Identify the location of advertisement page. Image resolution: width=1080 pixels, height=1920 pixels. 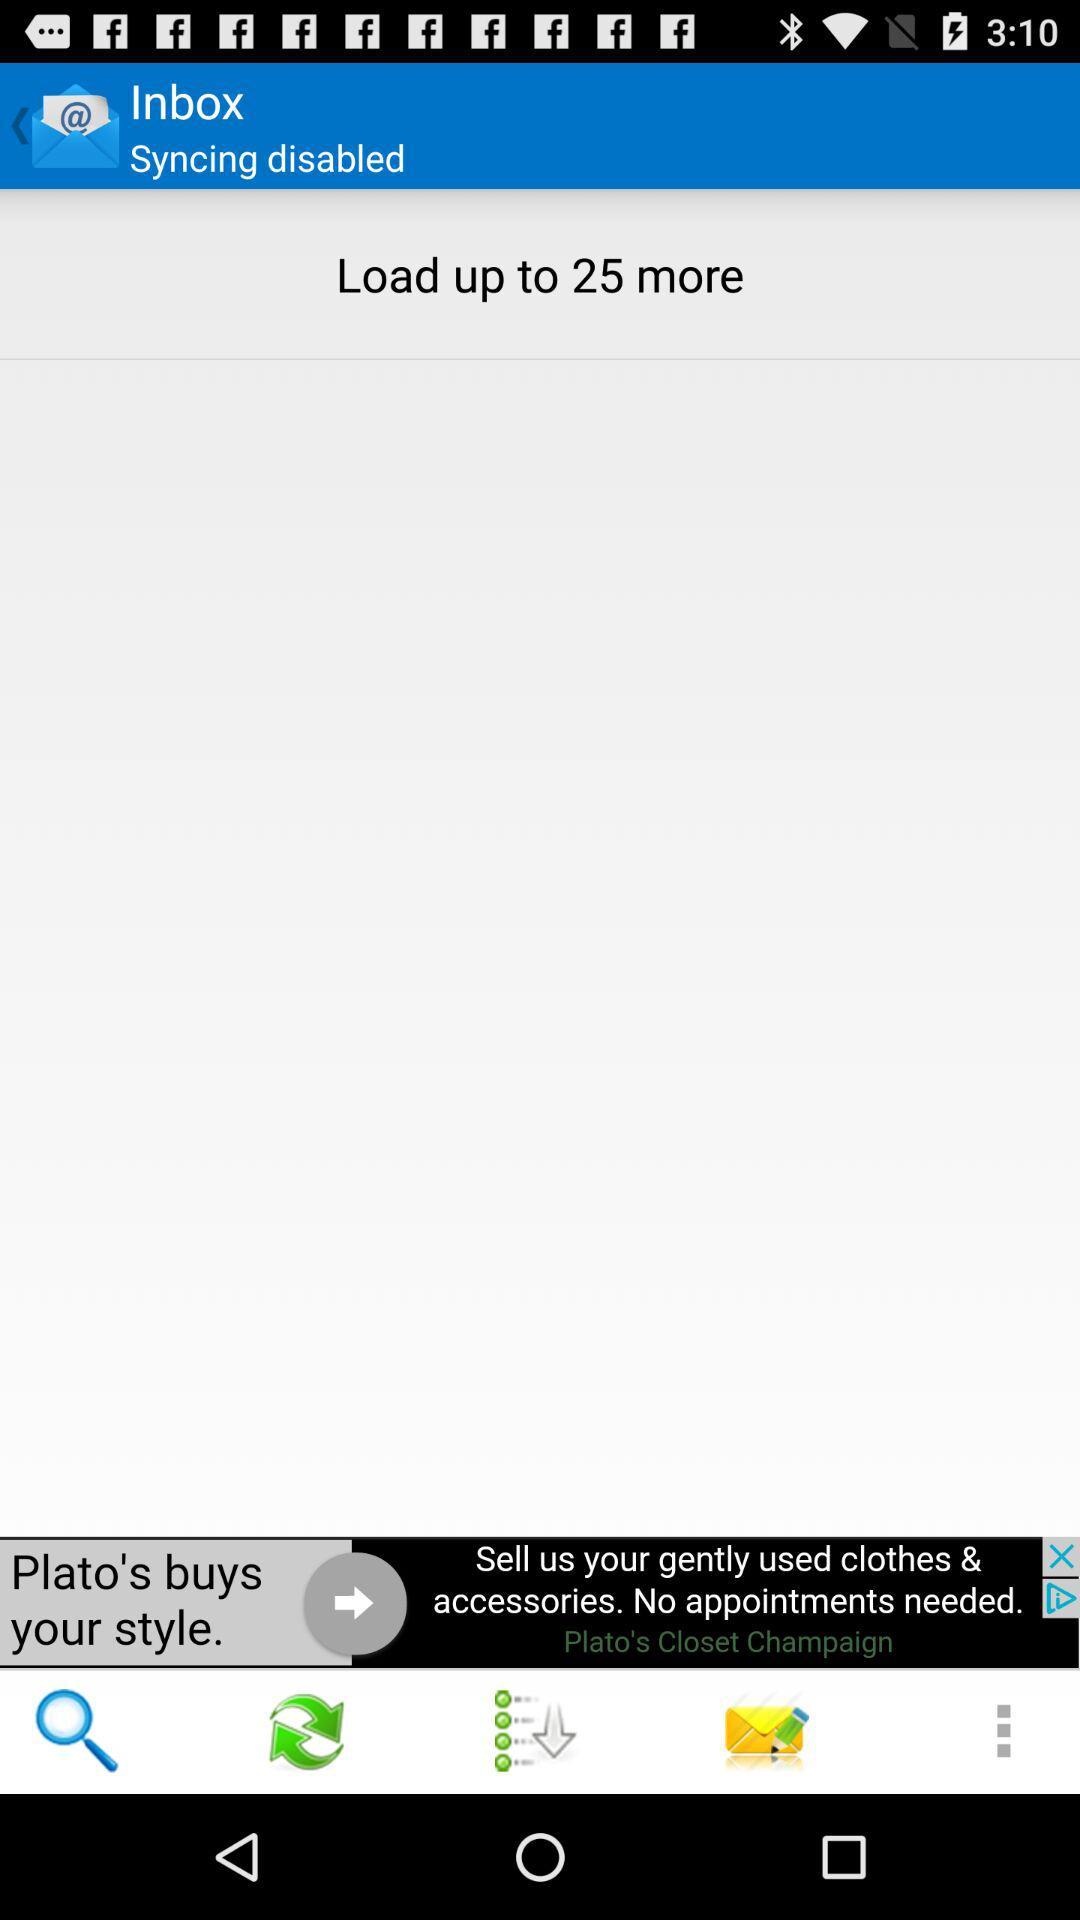
(540, 1602).